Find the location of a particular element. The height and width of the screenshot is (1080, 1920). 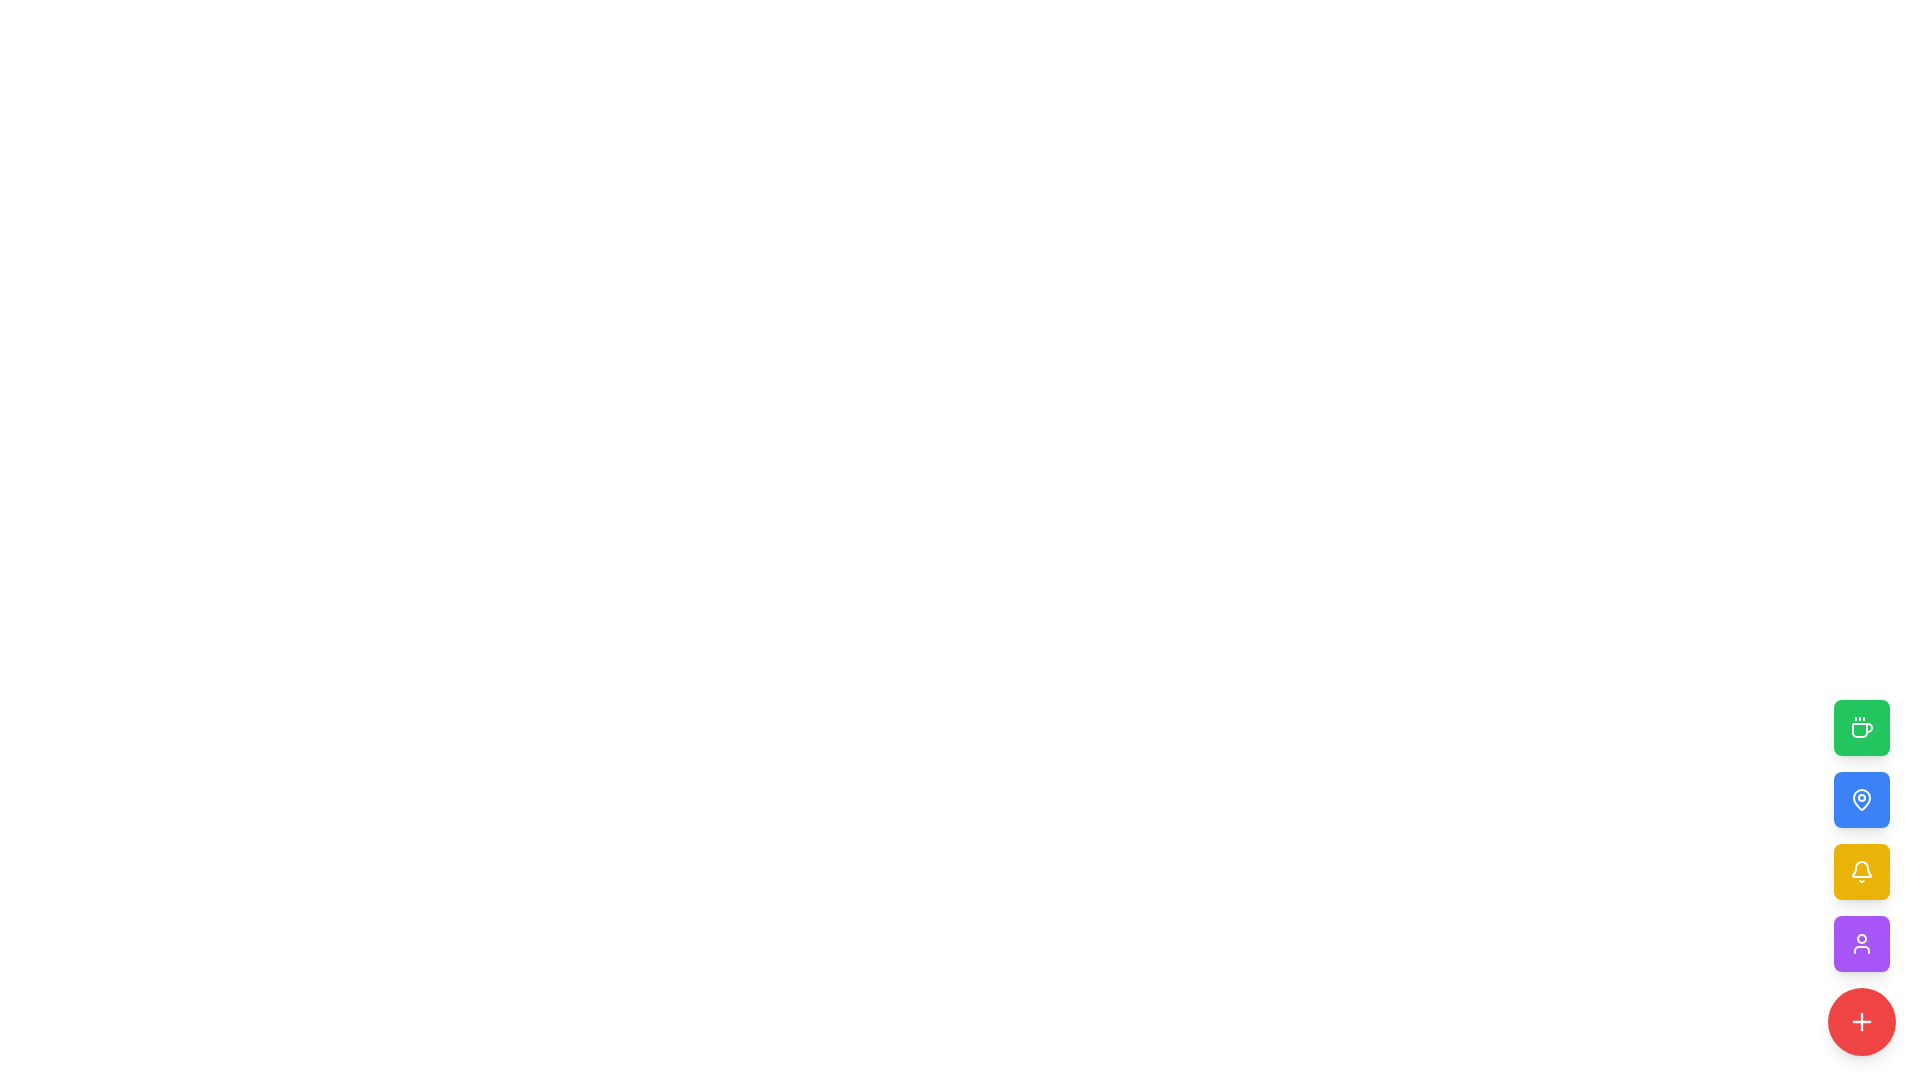

the square button with a purple background and a user icon in the center, which is the last button in a vertical stack of buttons is located at coordinates (1861, 944).